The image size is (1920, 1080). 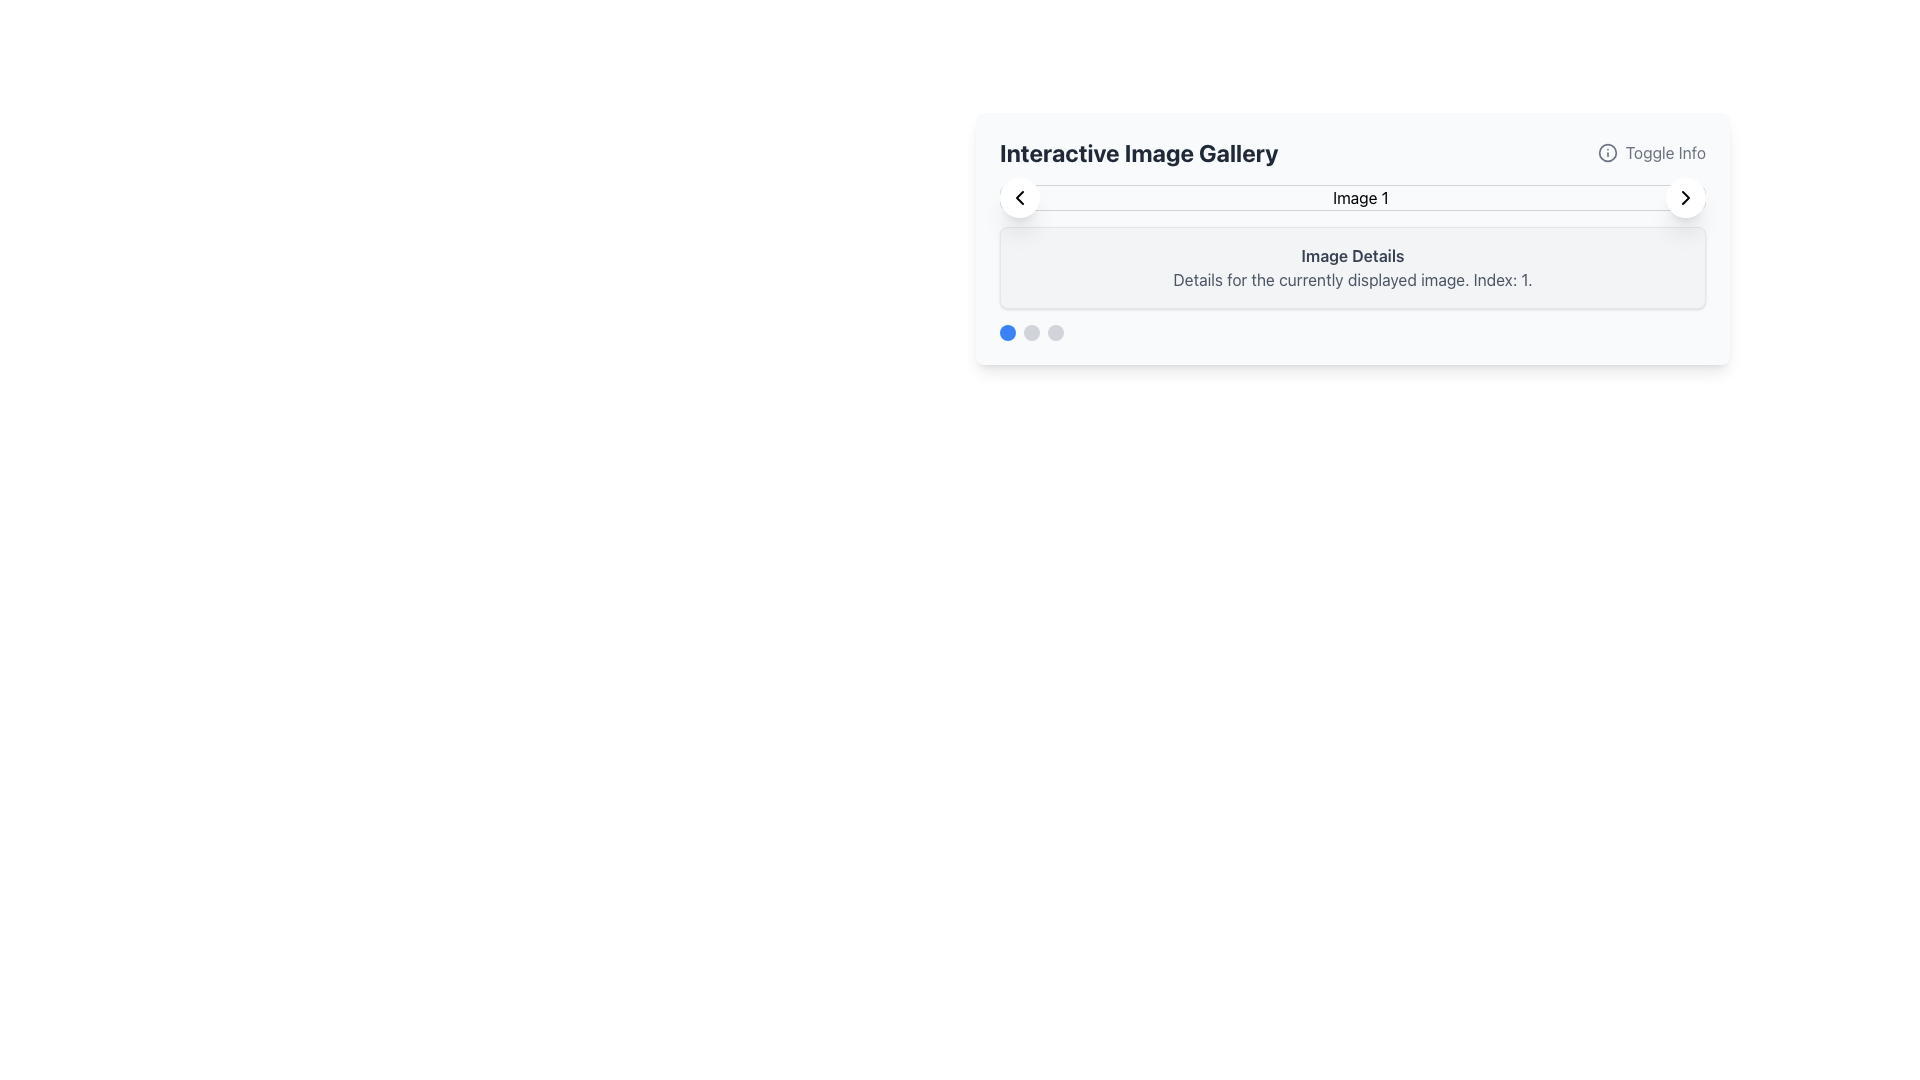 What do you see at coordinates (1651, 152) in the screenshot?
I see `the clickable button element that toggles additional informational content related to the image gallery to trigger the color transition` at bounding box center [1651, 152].